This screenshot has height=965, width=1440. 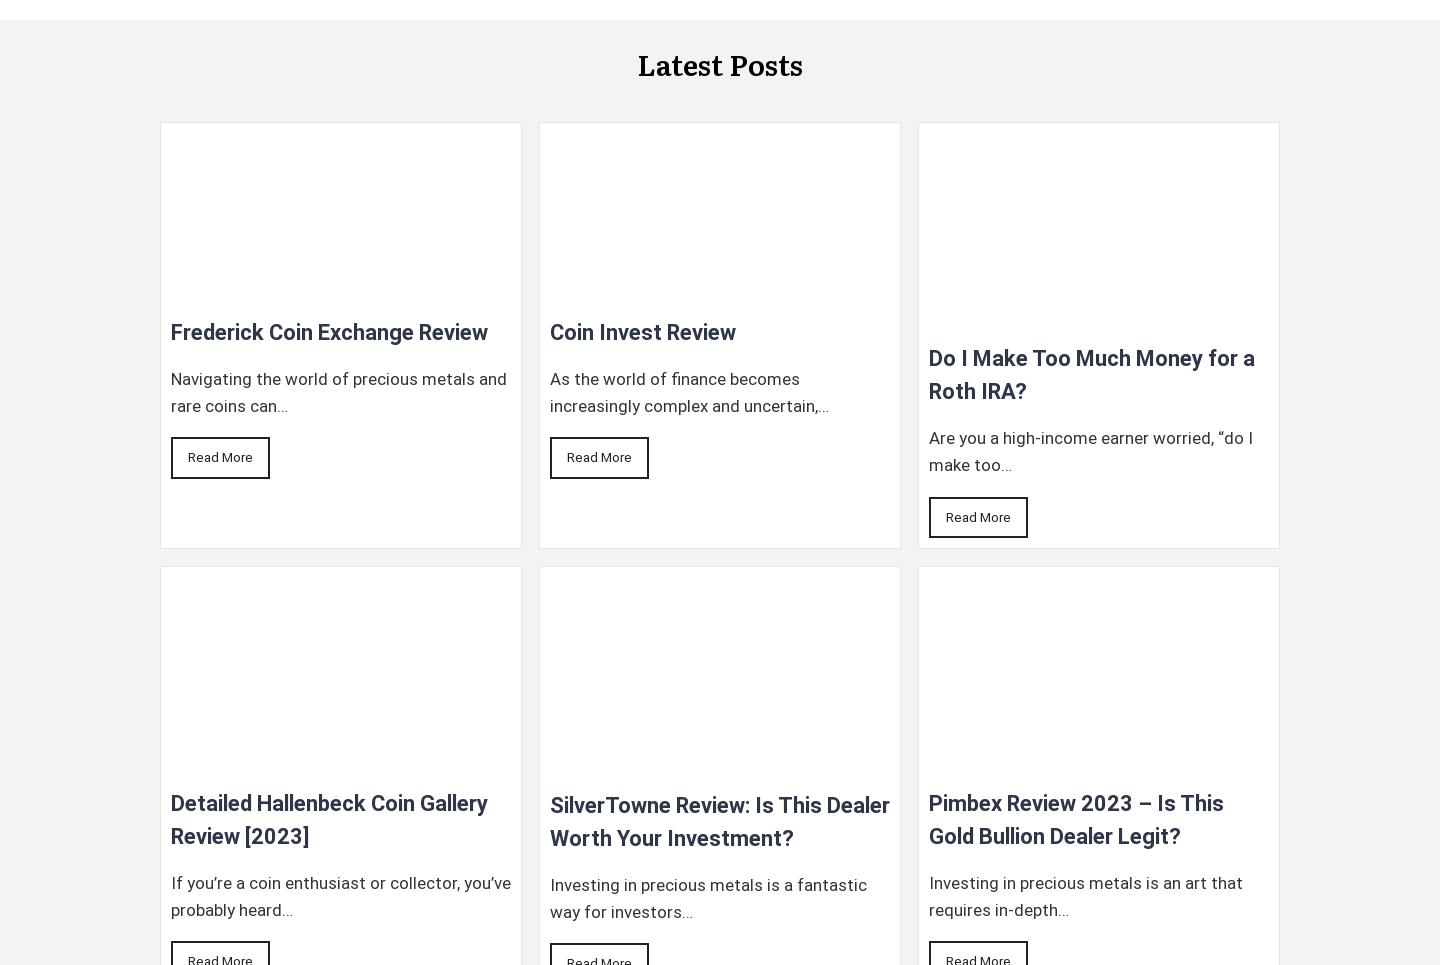 I want to click on 'As the world of finance becomes increasingly complex and uncertain,…', so click(x=688, y=390).